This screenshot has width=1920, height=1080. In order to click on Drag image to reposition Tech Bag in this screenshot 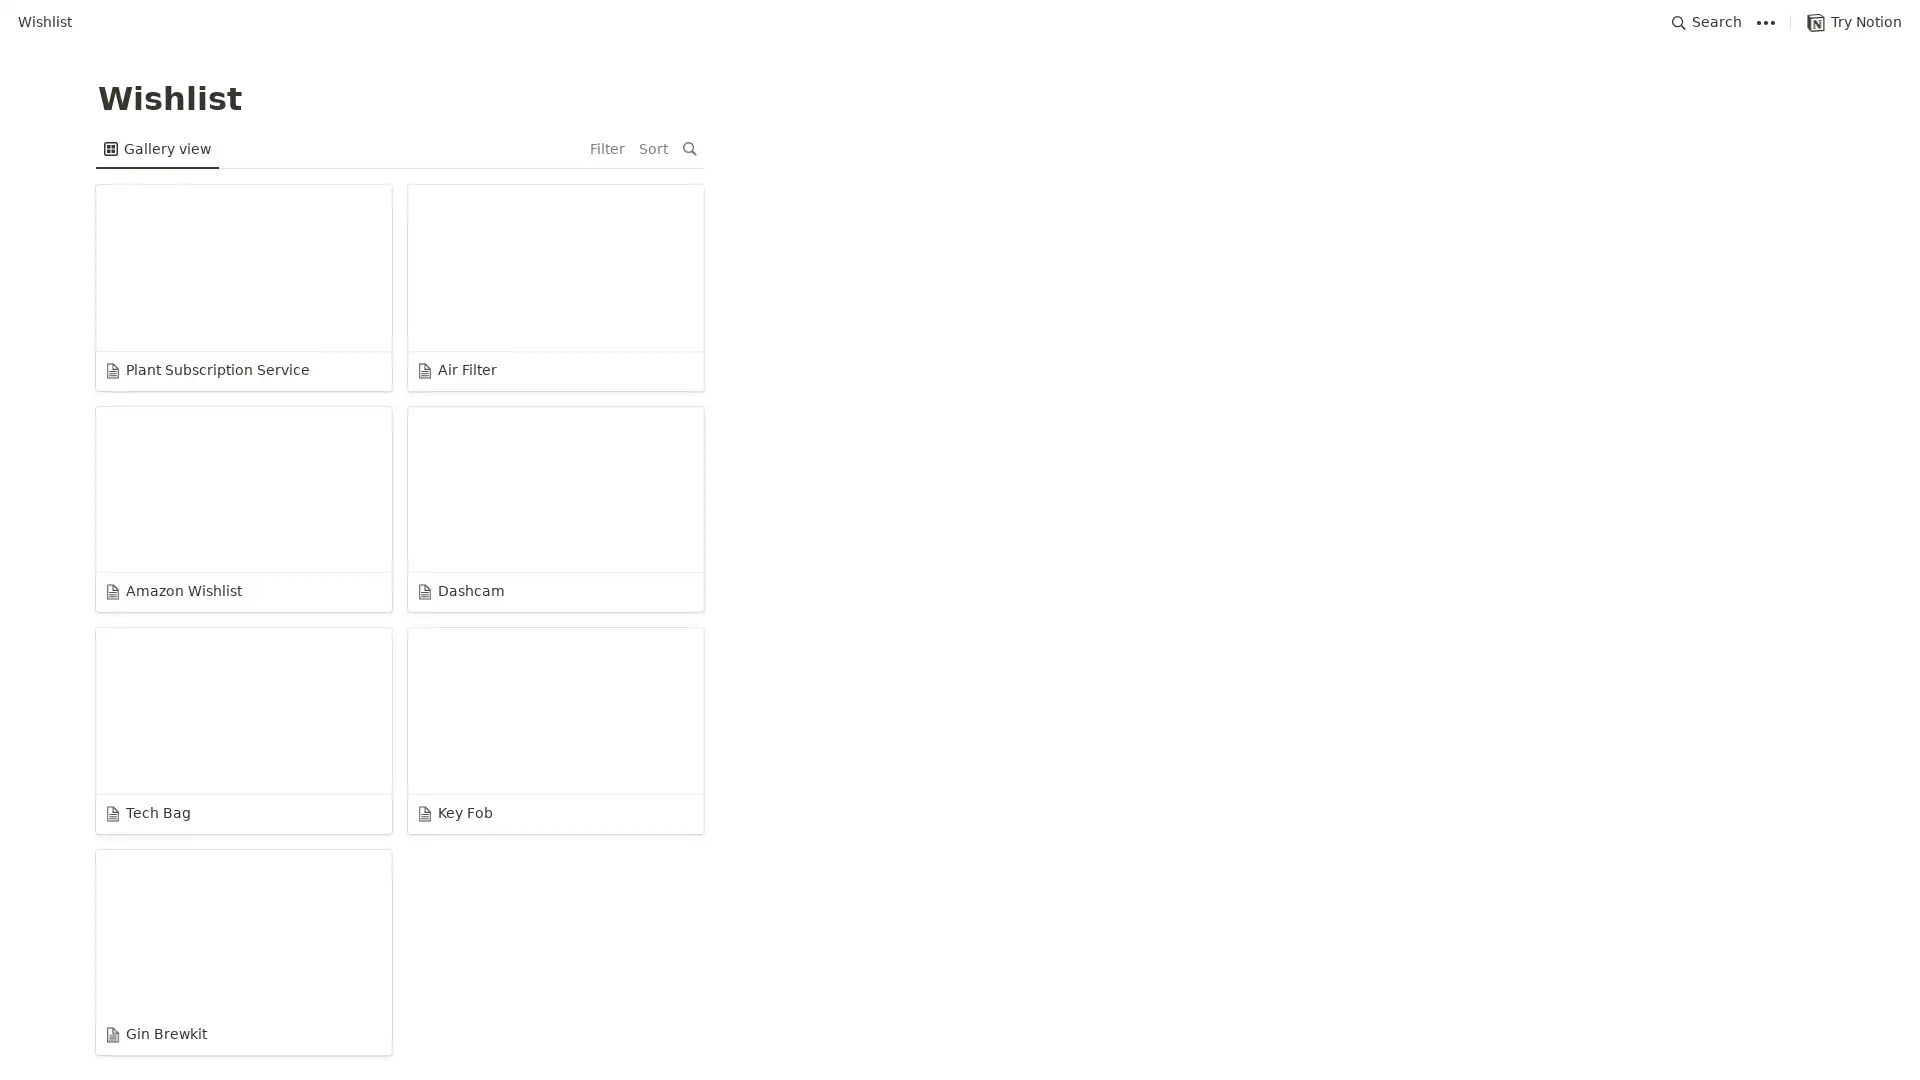, I will do `click(1394, 296)`.